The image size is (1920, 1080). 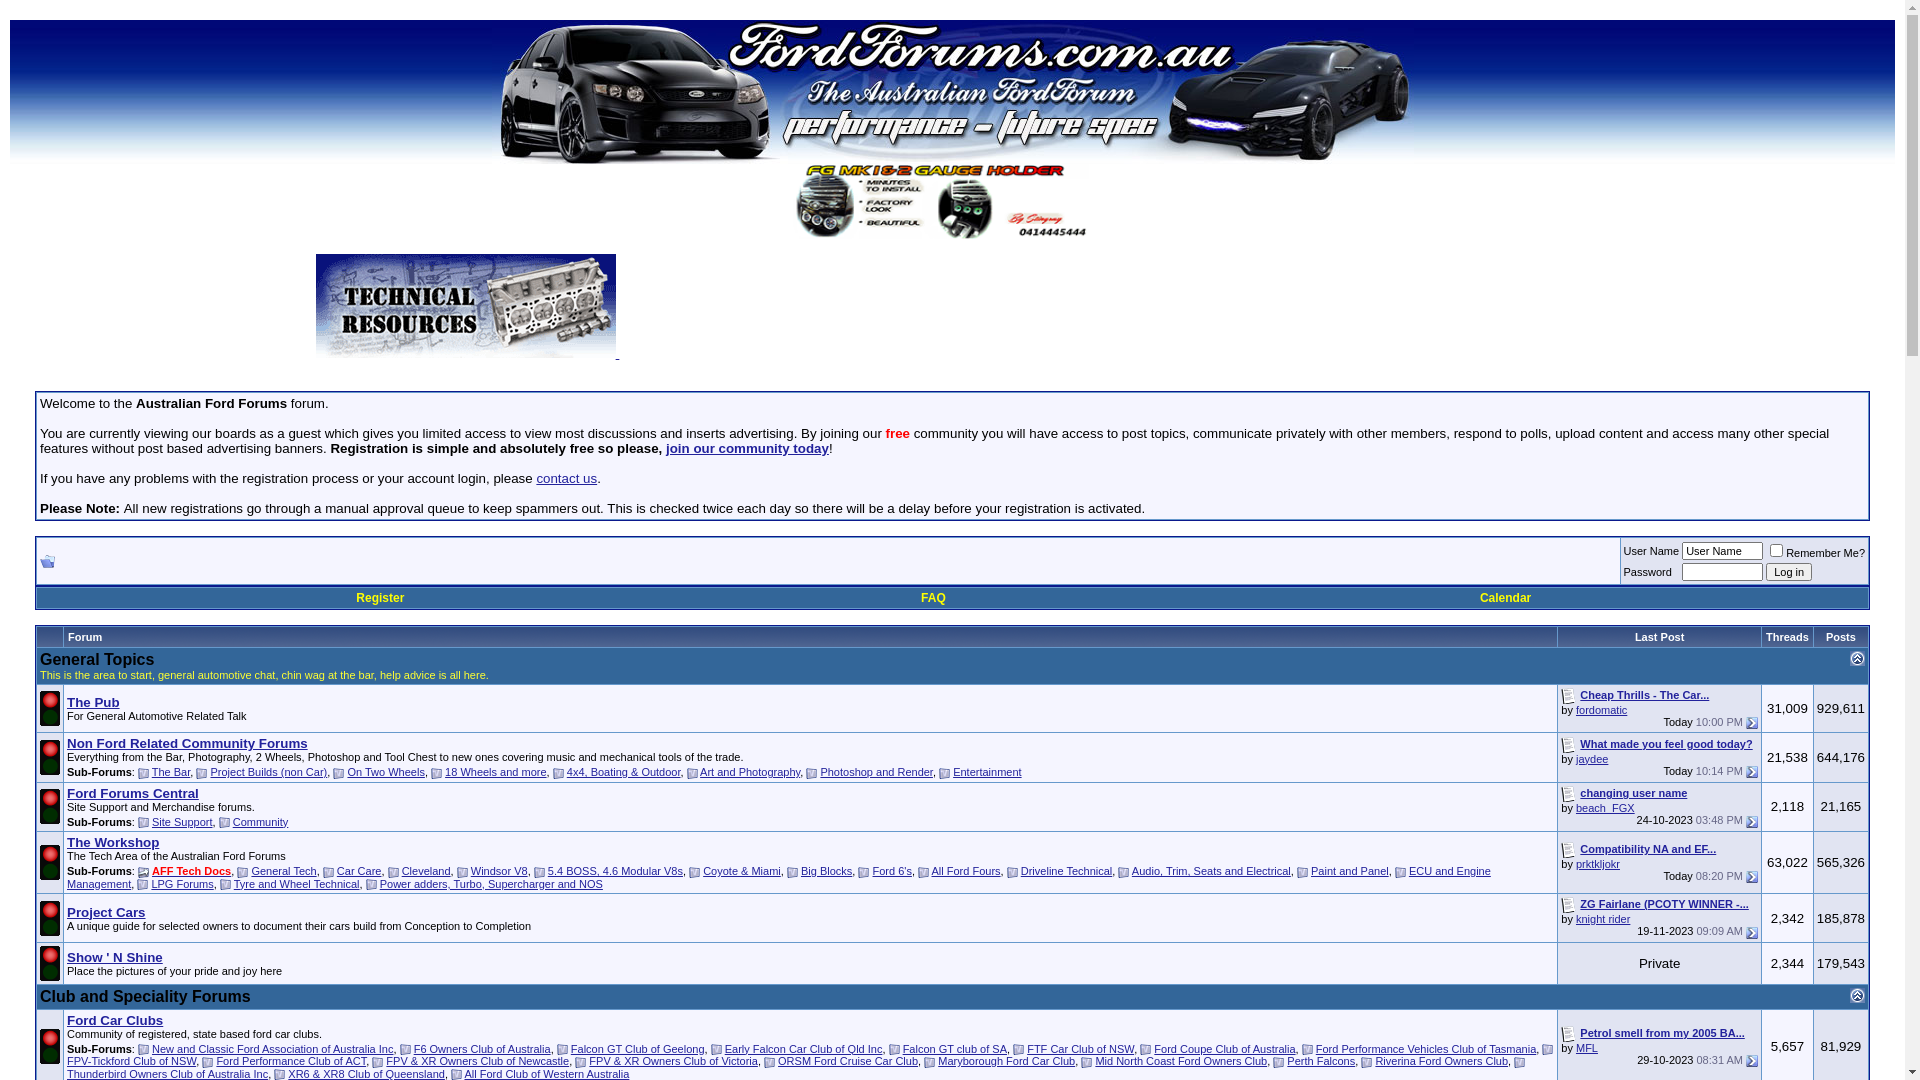 I want to click on 'Driveline Technical', so click(x=1065, y=870).